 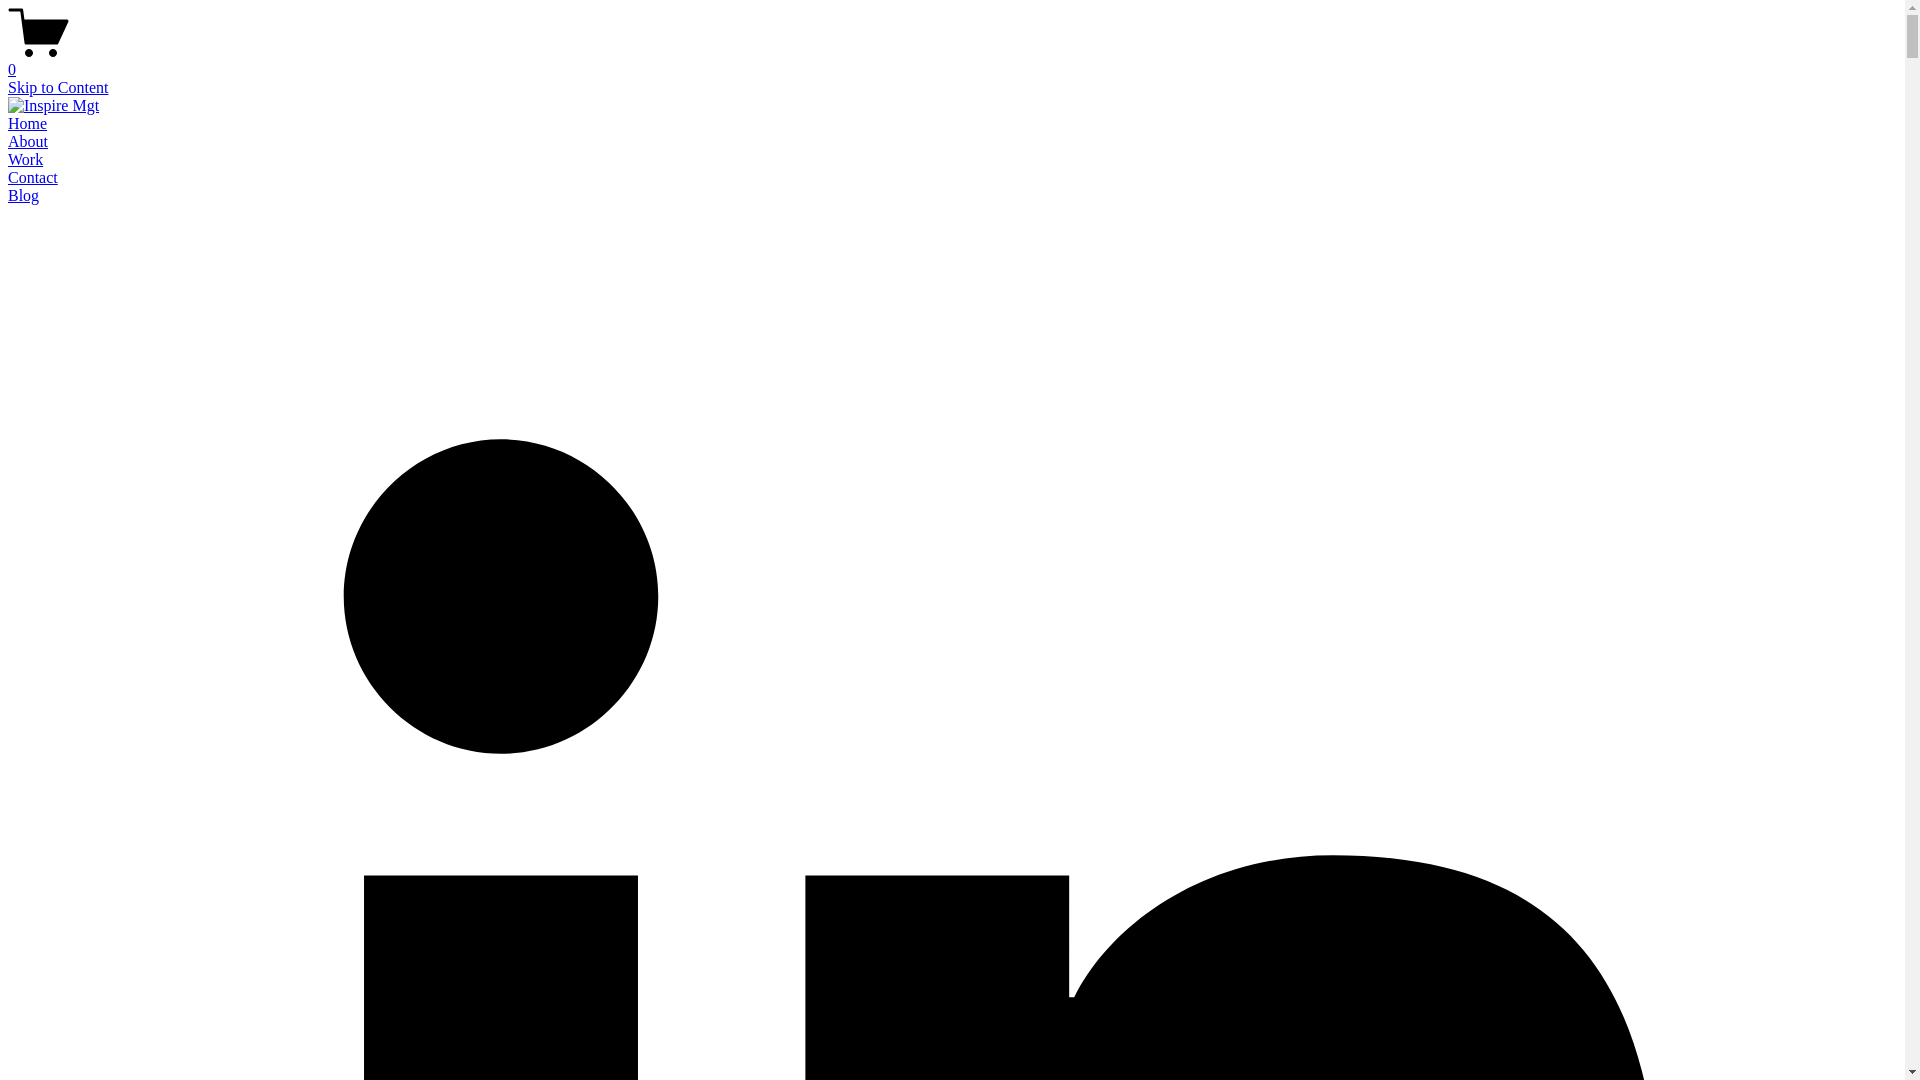 What do you see at coordinates (23, 195) in the screenshot?
I see `'Blog'` at bounding box center [23, 195].